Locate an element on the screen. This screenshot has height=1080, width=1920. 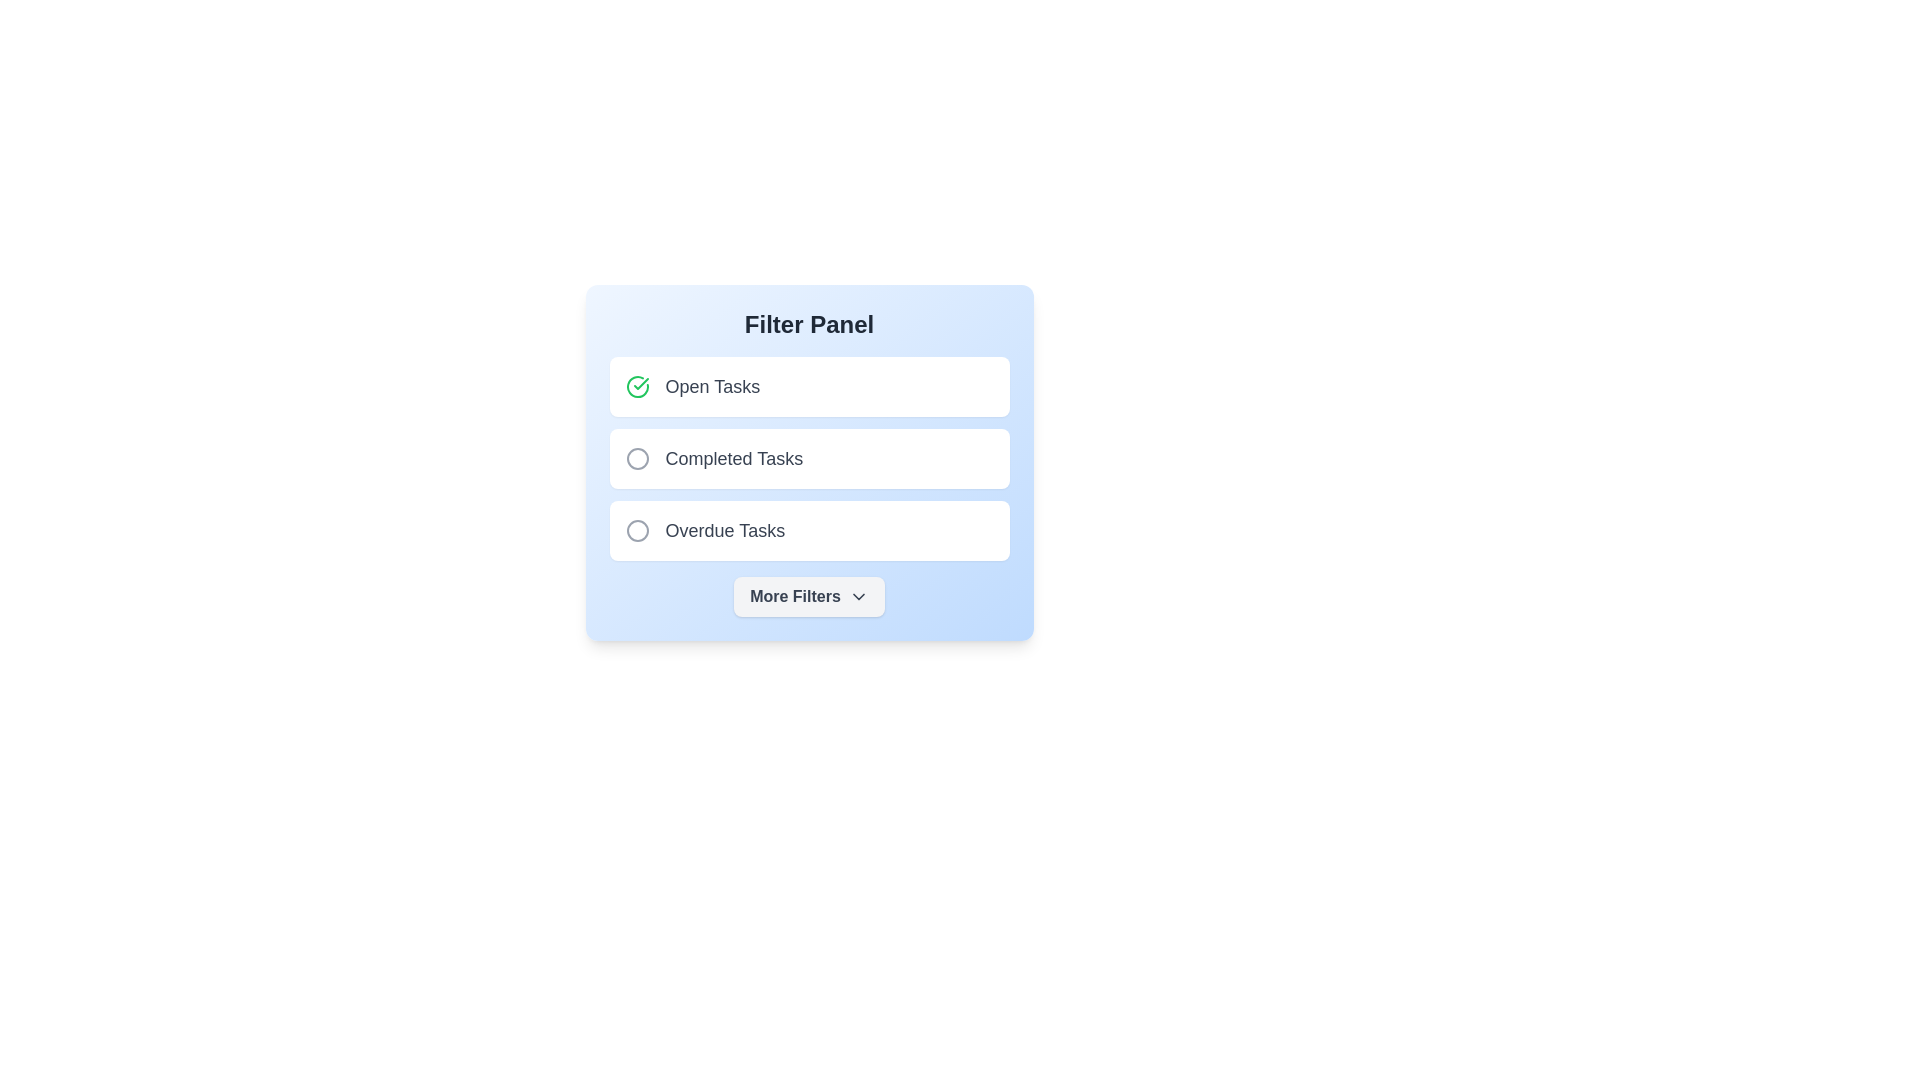
the filter item Open Tasks to highlight it is located at coordinates (636, 386).